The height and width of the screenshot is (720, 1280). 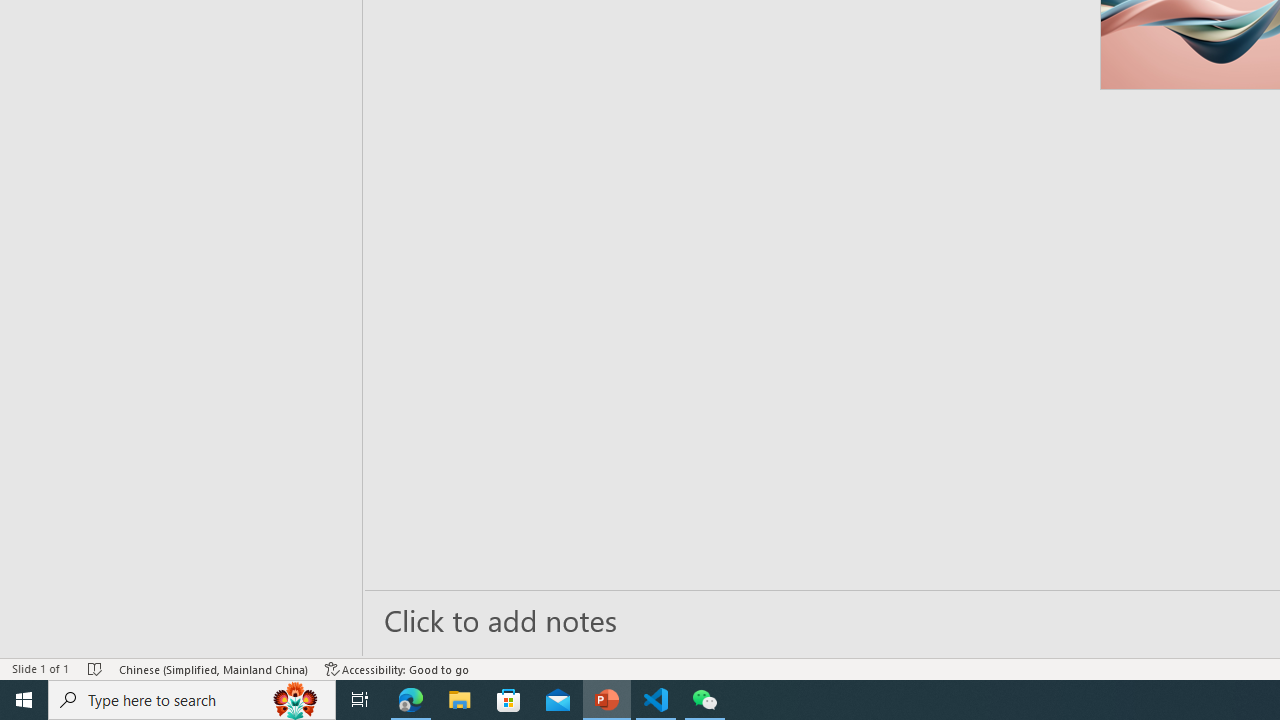 I want to click on 'Accessibility Checker Accessibility: Good to go', so click(x=397, y=669).